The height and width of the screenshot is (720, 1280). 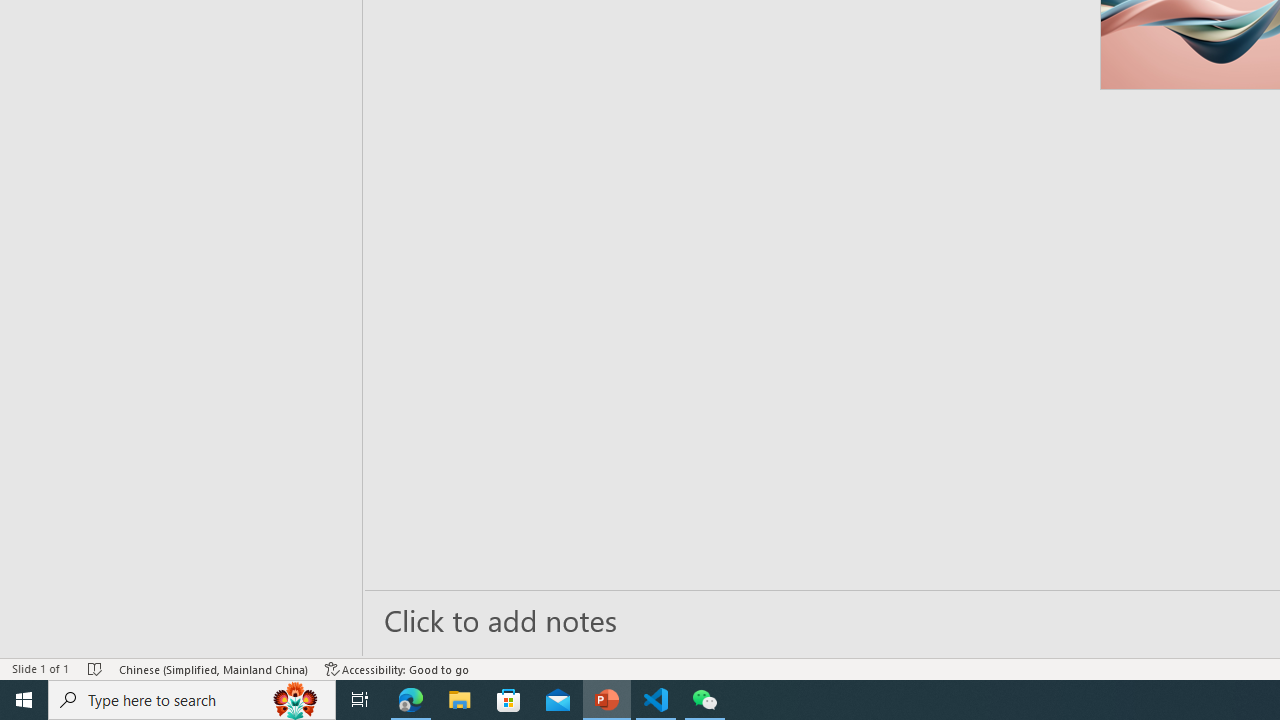 I want to click on 'Accessibility Checker Accessibility: Good to go', so click(x=397, y=669).